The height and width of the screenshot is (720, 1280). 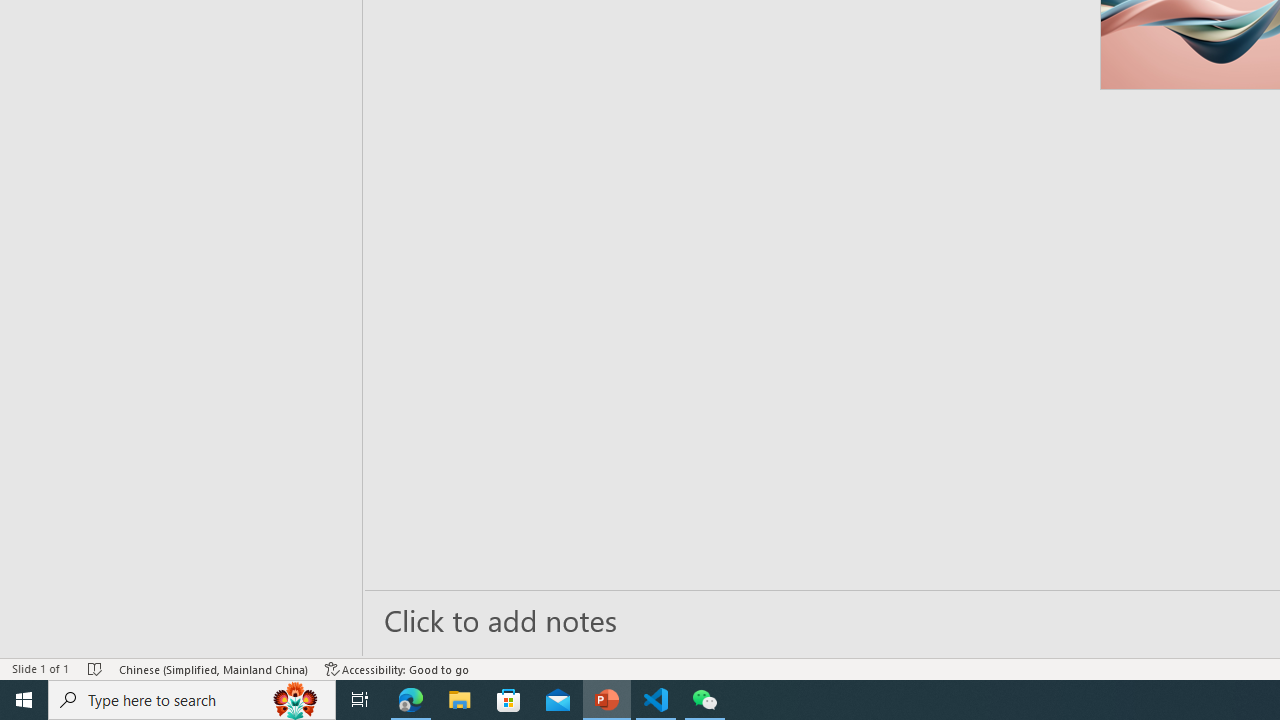 I want to click on 'Accessibility Checker Accessibility: Good to go', so click(x=397, y=669).